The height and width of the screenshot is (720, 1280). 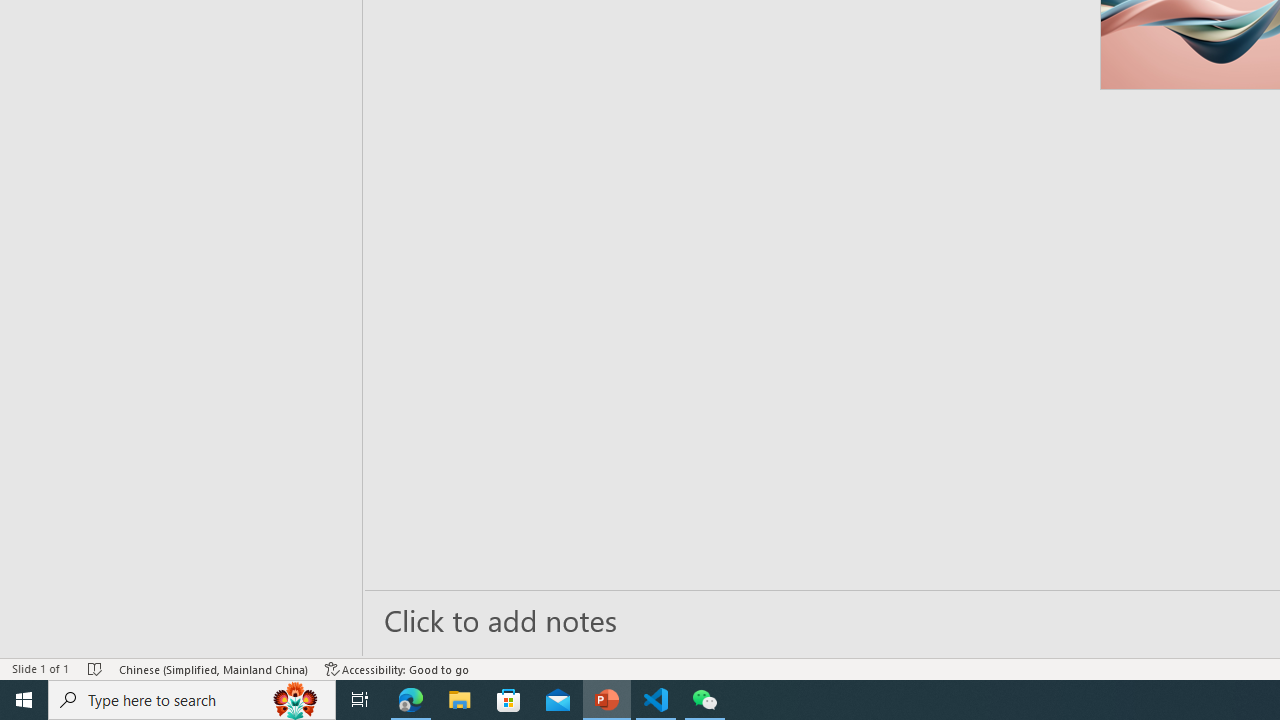 I want to click on 'Accessibility Checker Accessibility: Good to go', so click(x=397, y=669).